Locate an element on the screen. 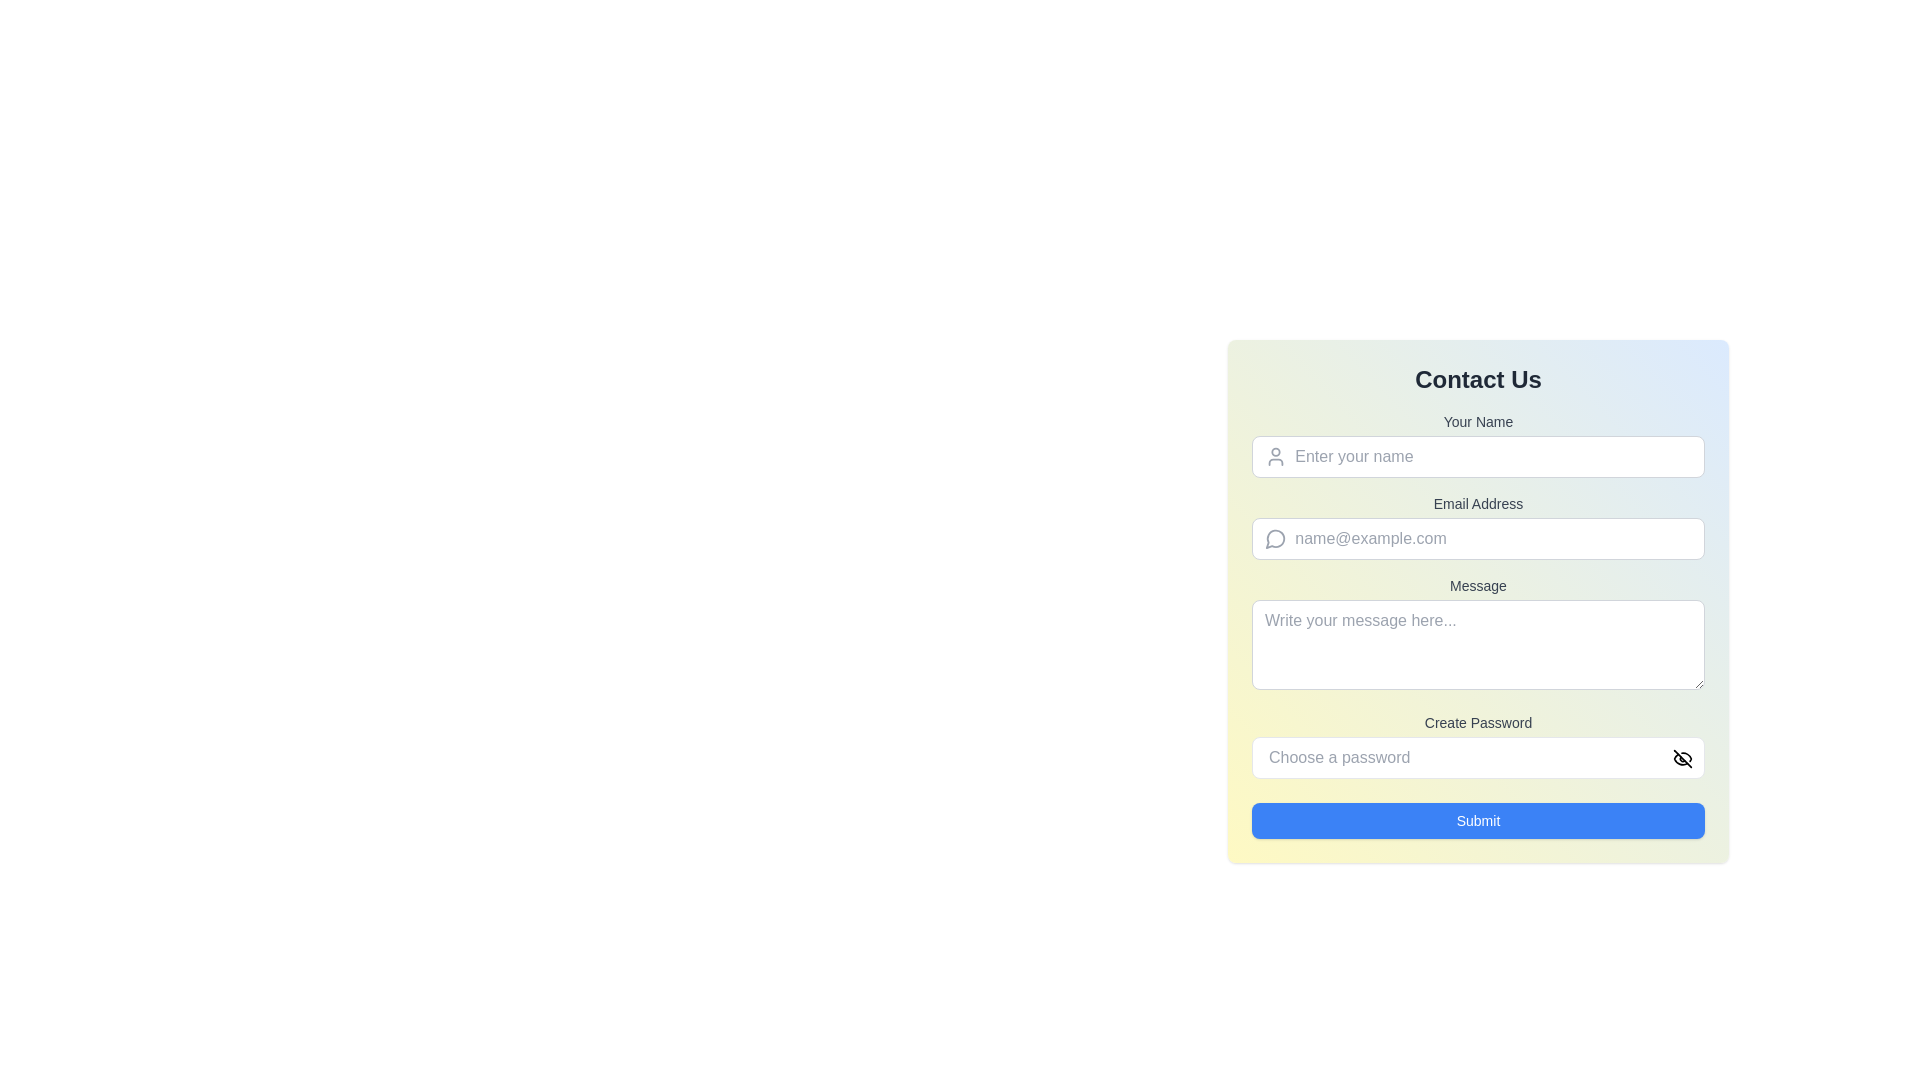 The image size is (1920, 1080). the eye-off icon element in the SVG representation is located at coordinates (1682, 759).